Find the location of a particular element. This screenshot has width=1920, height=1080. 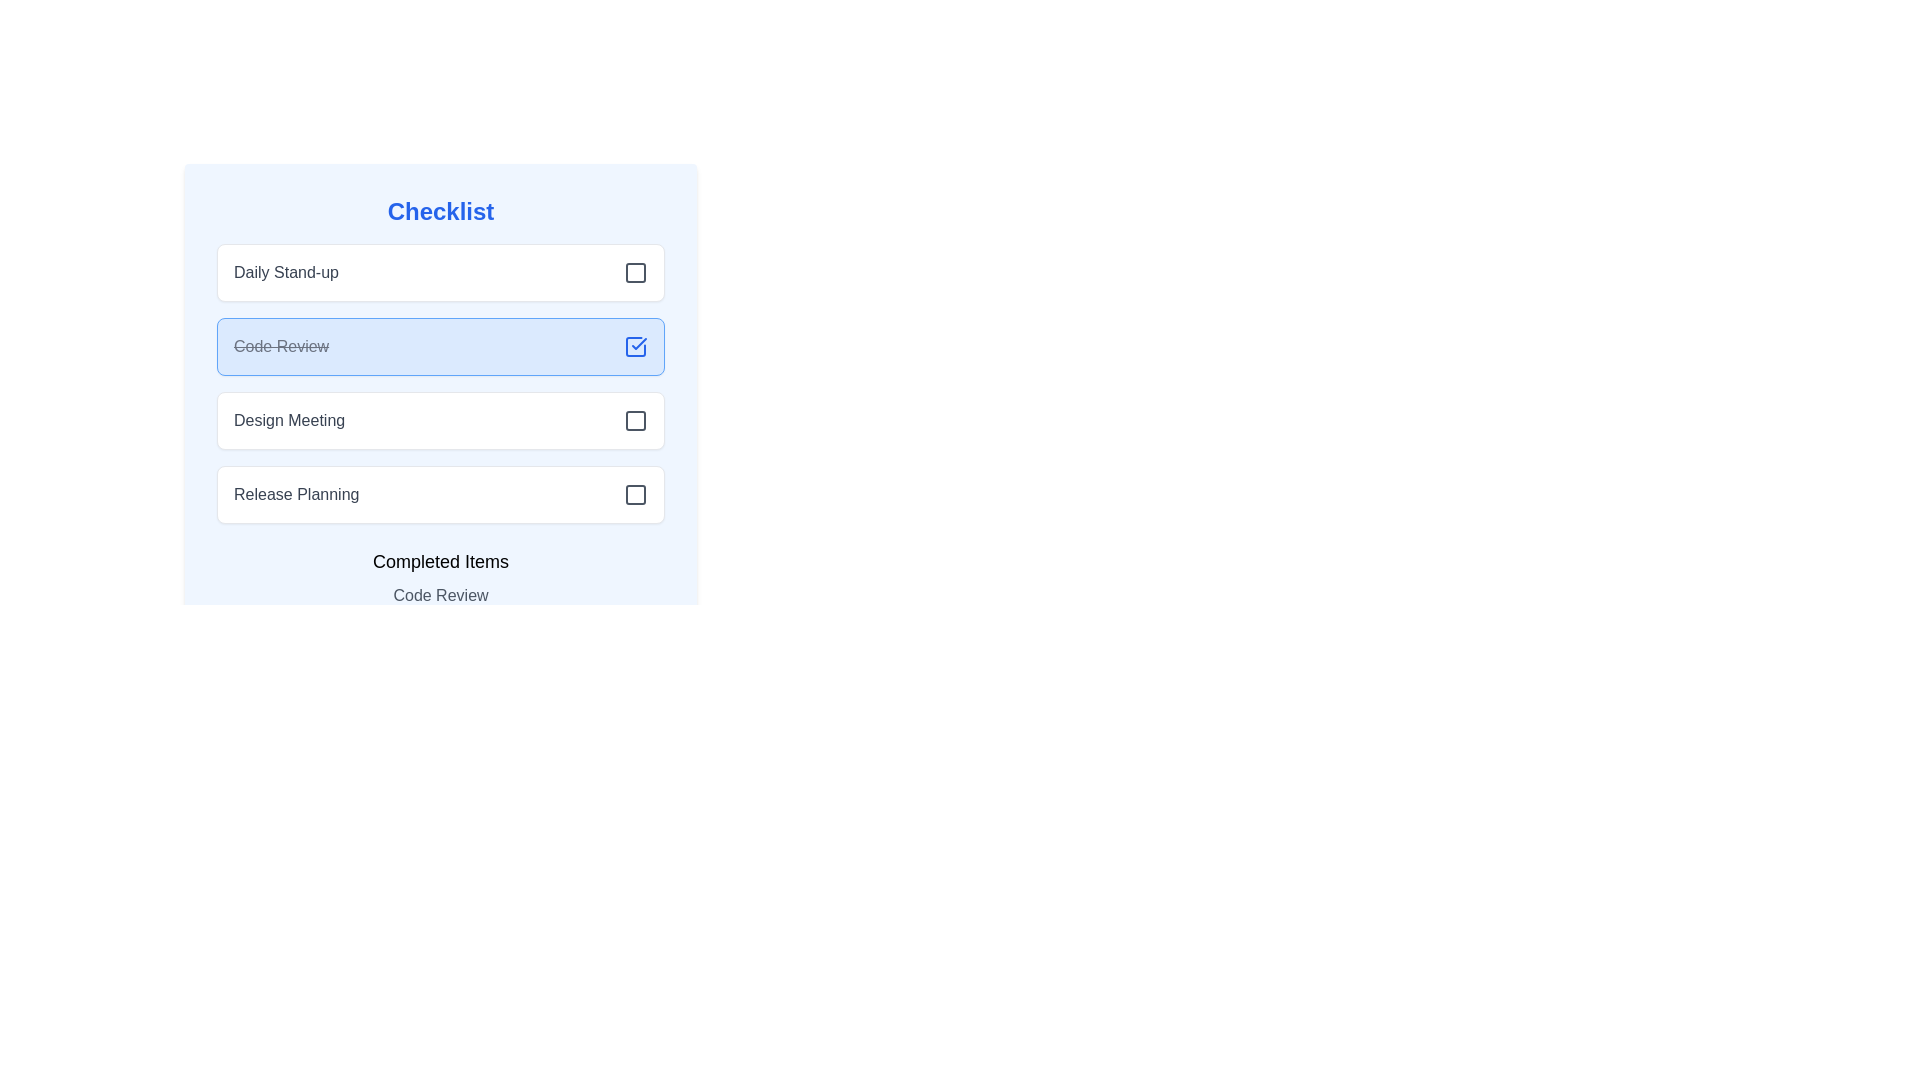

the 'Code Review' checklist item, which is the second item in the checklist with a strikethrough style is located at coordinates (440, 384).